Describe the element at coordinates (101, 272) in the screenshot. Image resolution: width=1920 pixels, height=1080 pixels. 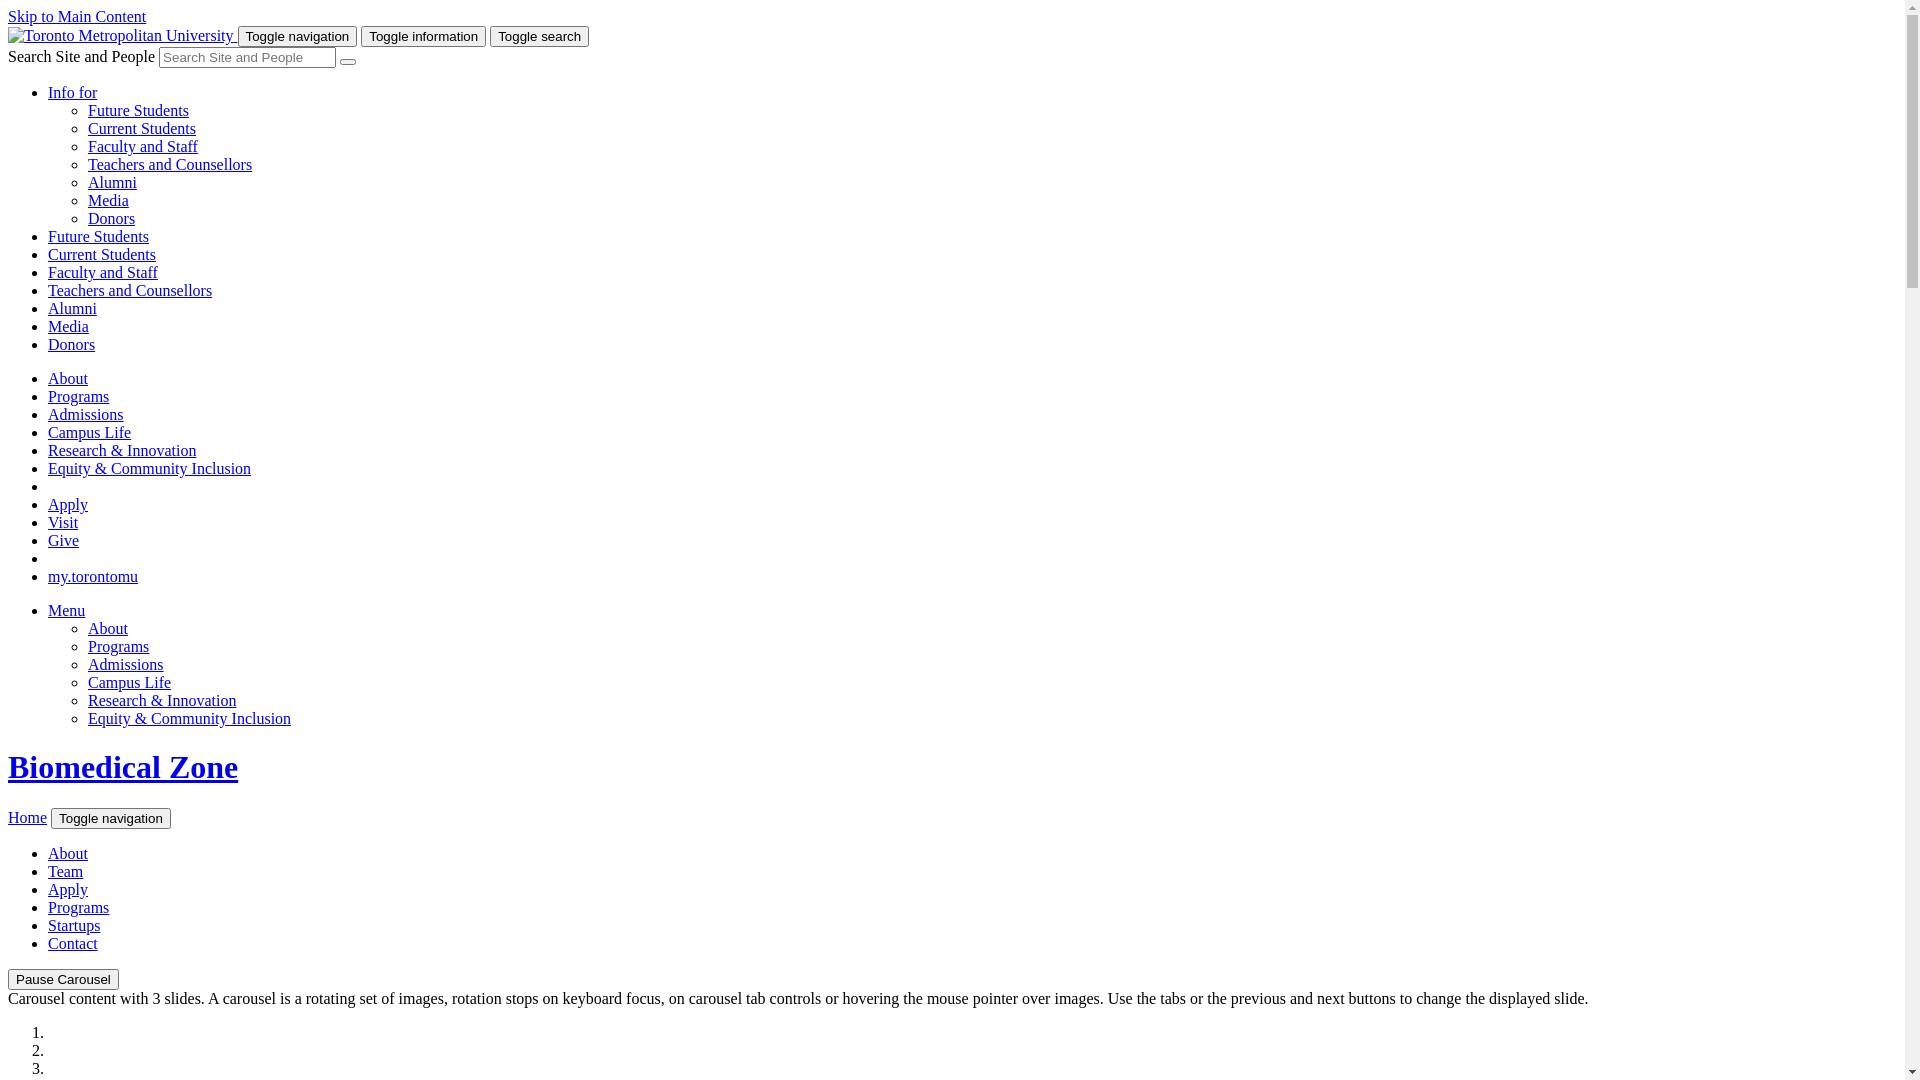
I see `'Faculty and Staff'` at that location.